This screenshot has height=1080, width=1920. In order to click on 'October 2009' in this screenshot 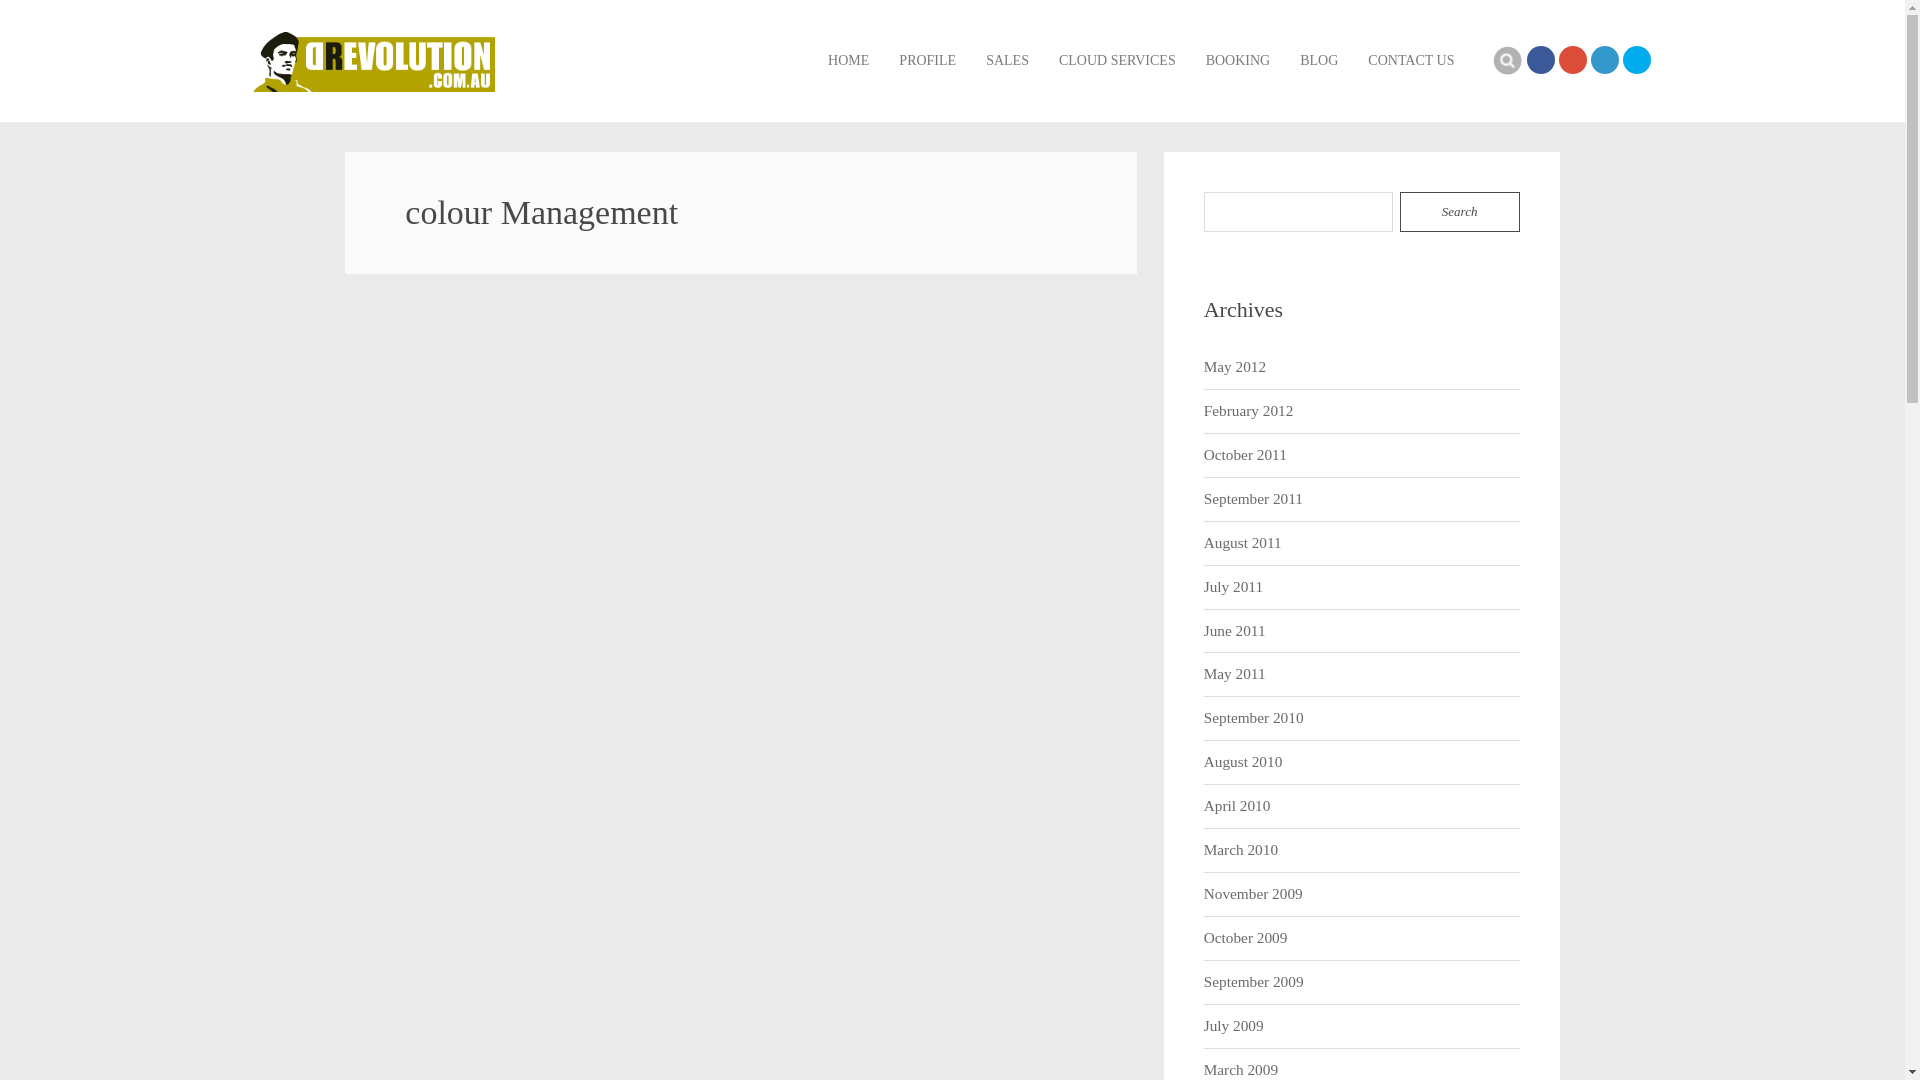, I will do `click(1245, 938)`.